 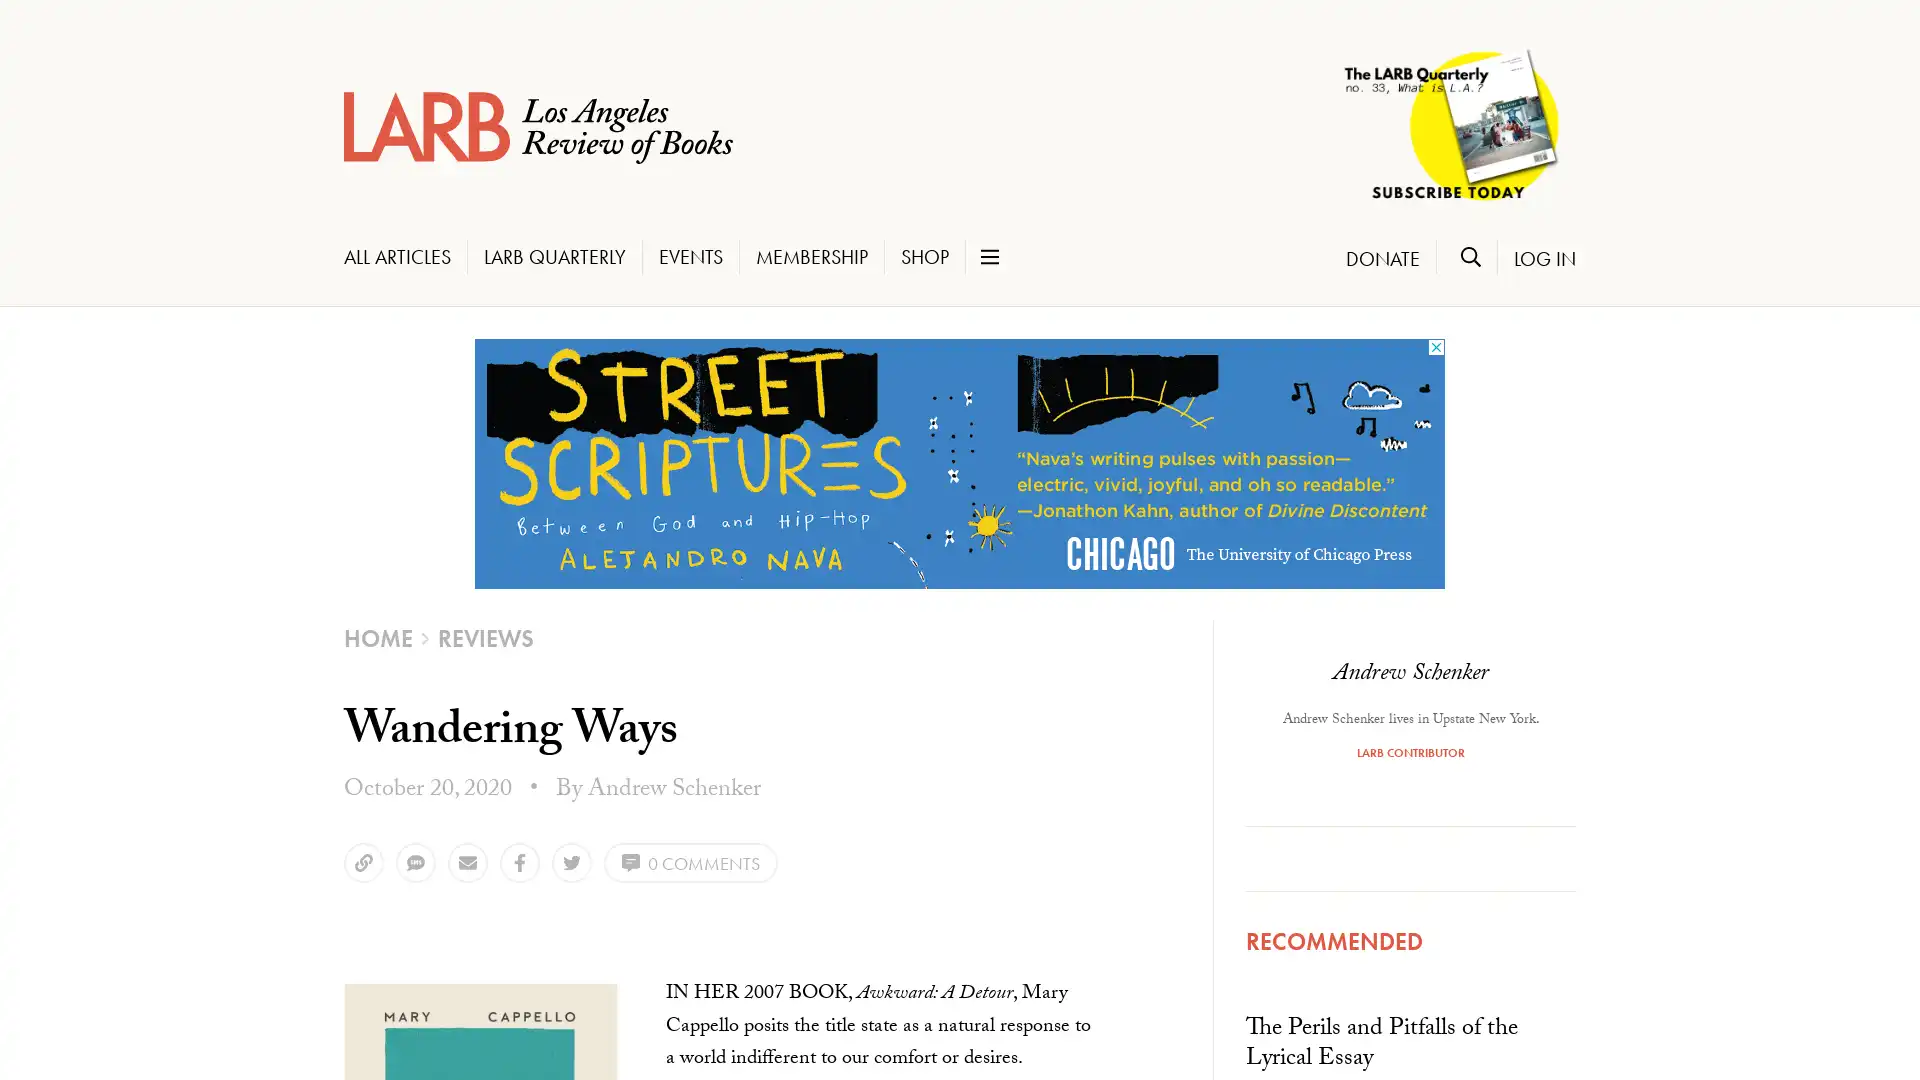 I want to click on Sign Up, so click(x=99, y=952).